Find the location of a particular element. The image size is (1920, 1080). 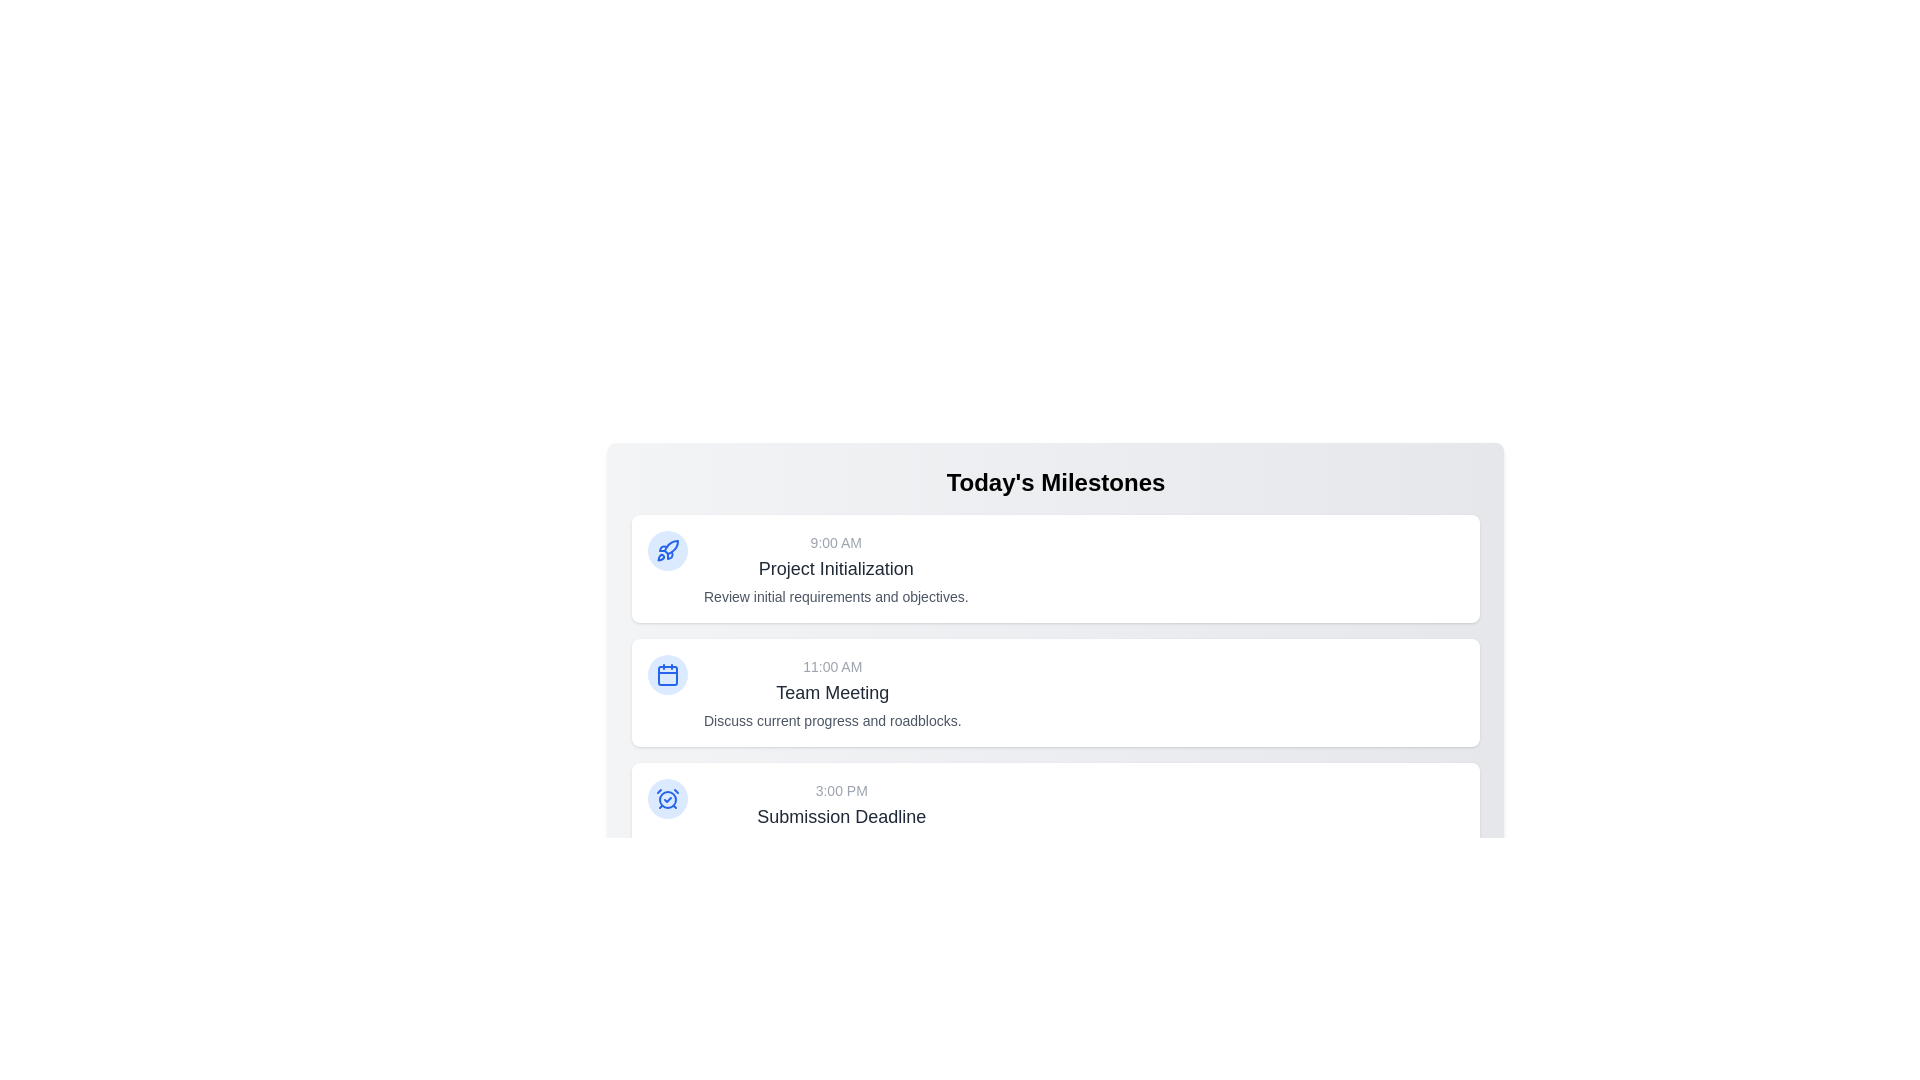

associated information of the third list item in the milestone tracker indicating a submission deadline at 3:00 PM is located at coordinates (1055, 817).